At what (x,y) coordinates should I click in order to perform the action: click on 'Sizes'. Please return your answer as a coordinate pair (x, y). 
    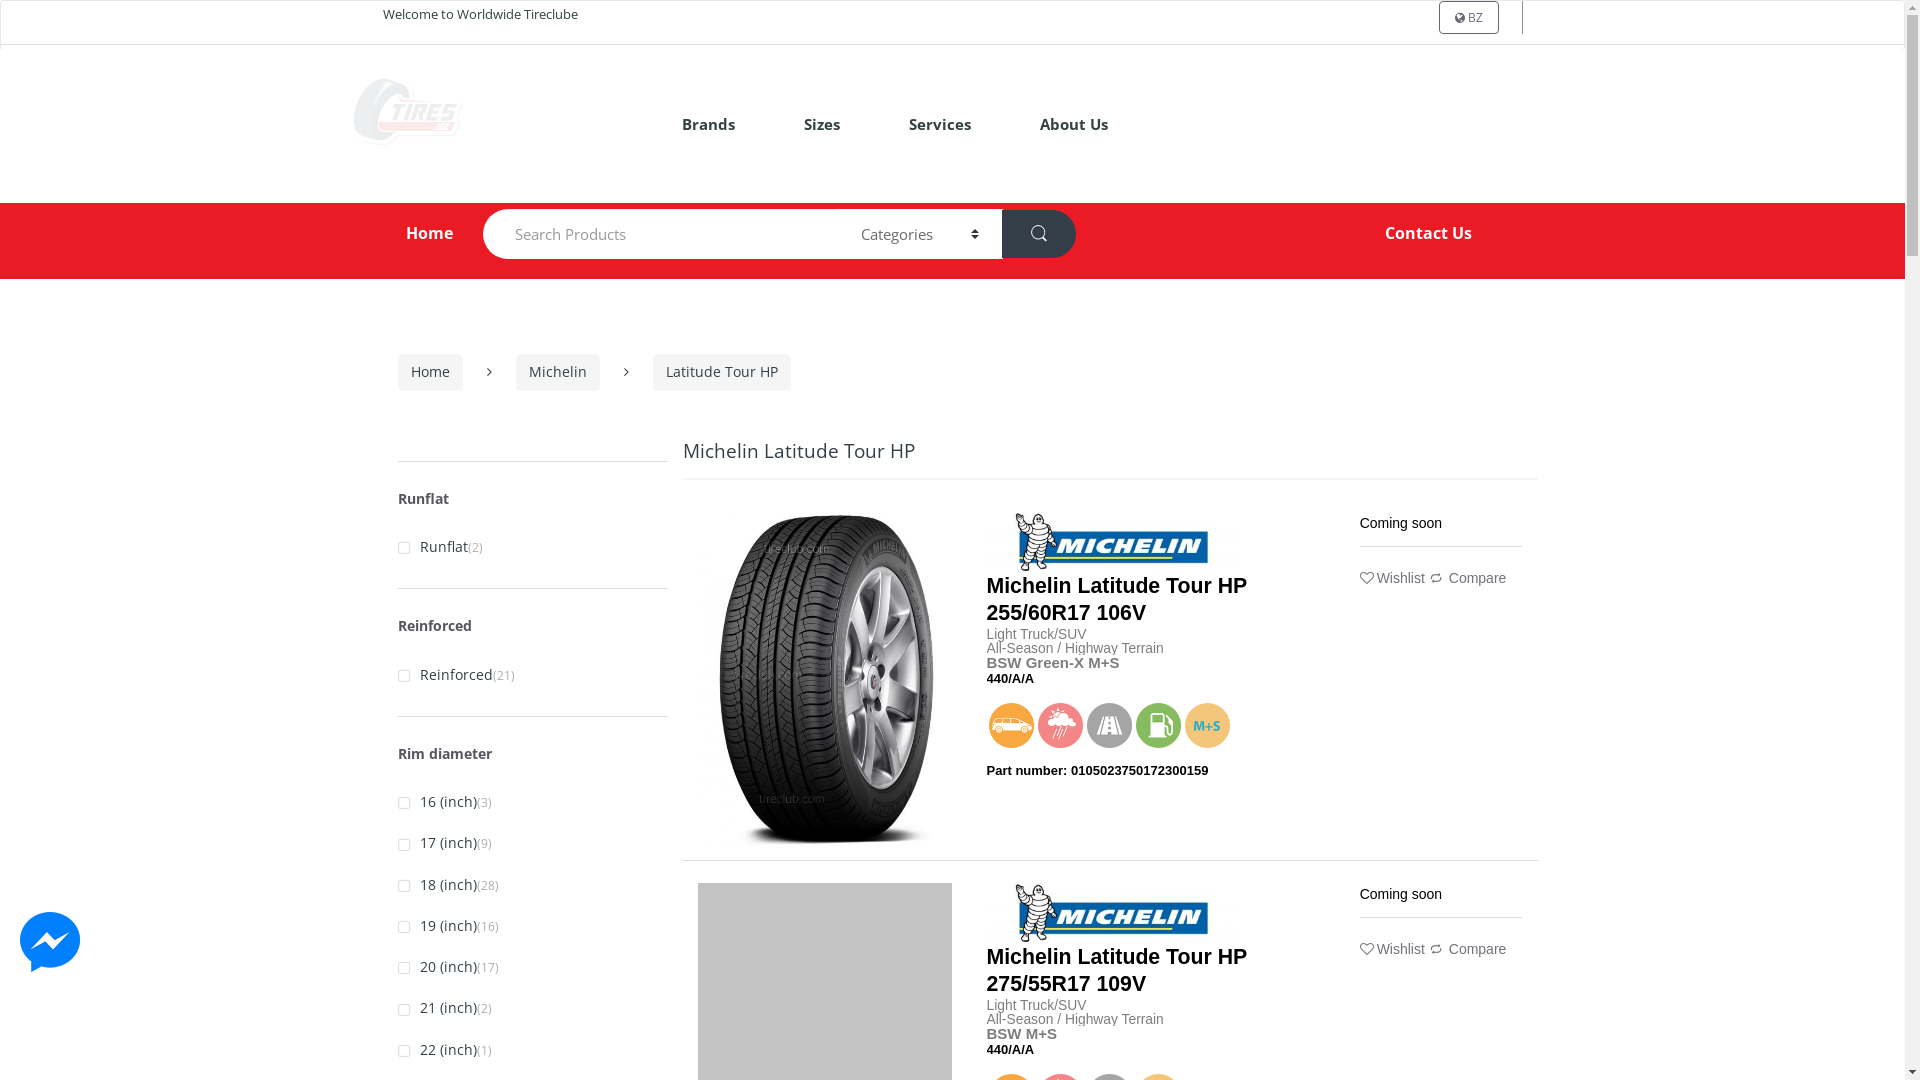
    Looking at the image, I should click on (821, 123).